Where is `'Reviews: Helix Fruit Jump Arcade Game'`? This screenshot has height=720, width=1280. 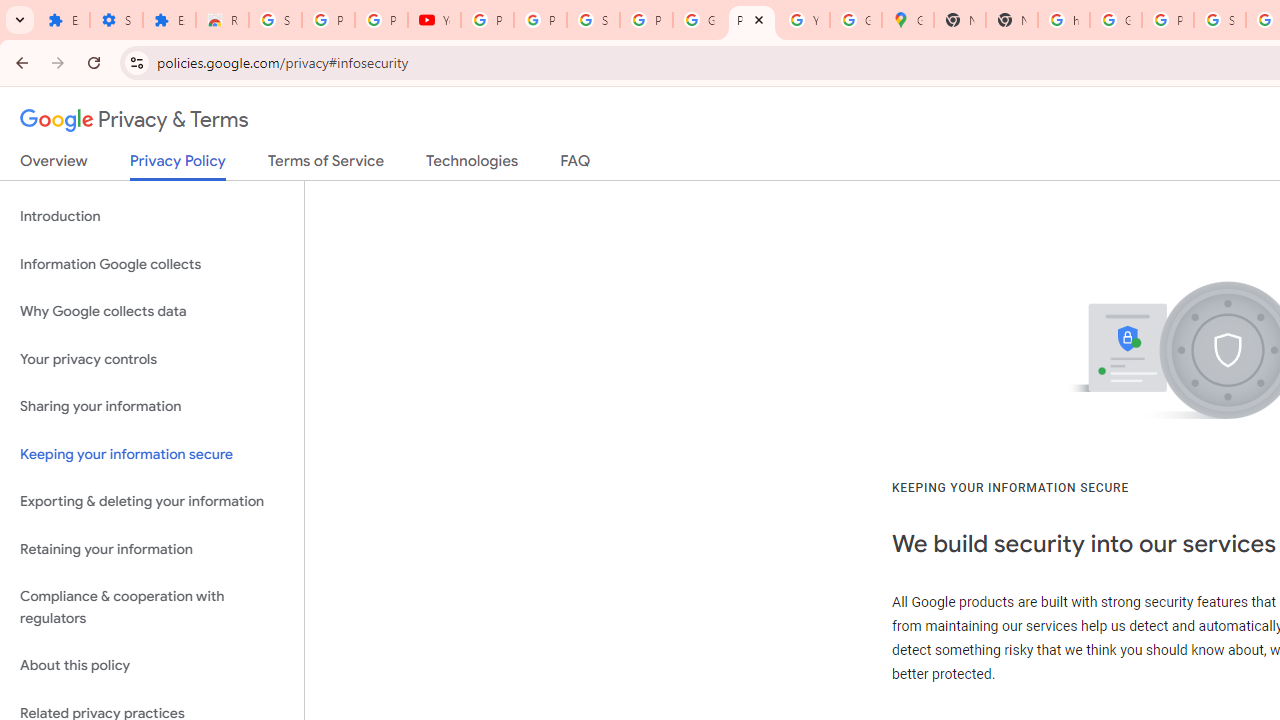 'Reviews: Helix Fruit Jump Arcade Game' is located at coordinates (222, 20).